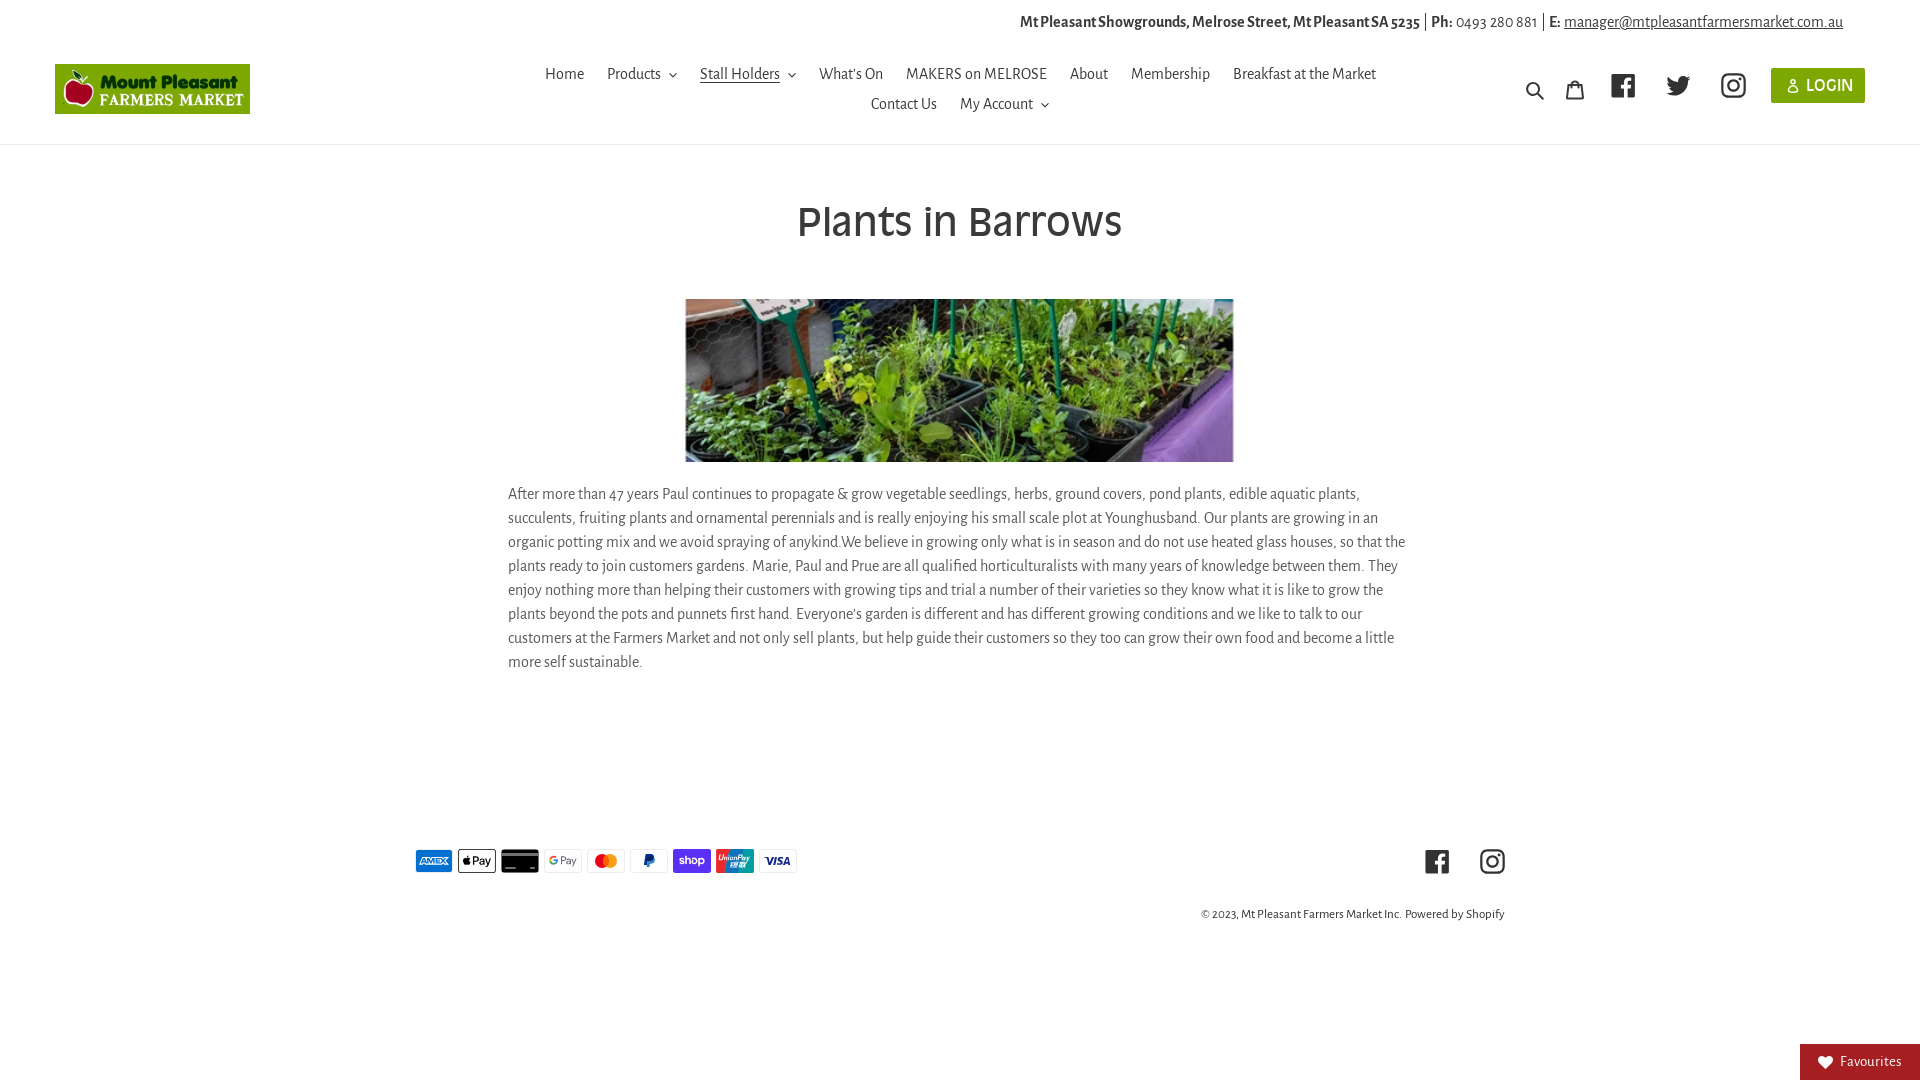  What do you see at coordinates (1454, 914) in the screenshot?
I see `'Powered by Shopify'` at bounding box center [1454, 914].